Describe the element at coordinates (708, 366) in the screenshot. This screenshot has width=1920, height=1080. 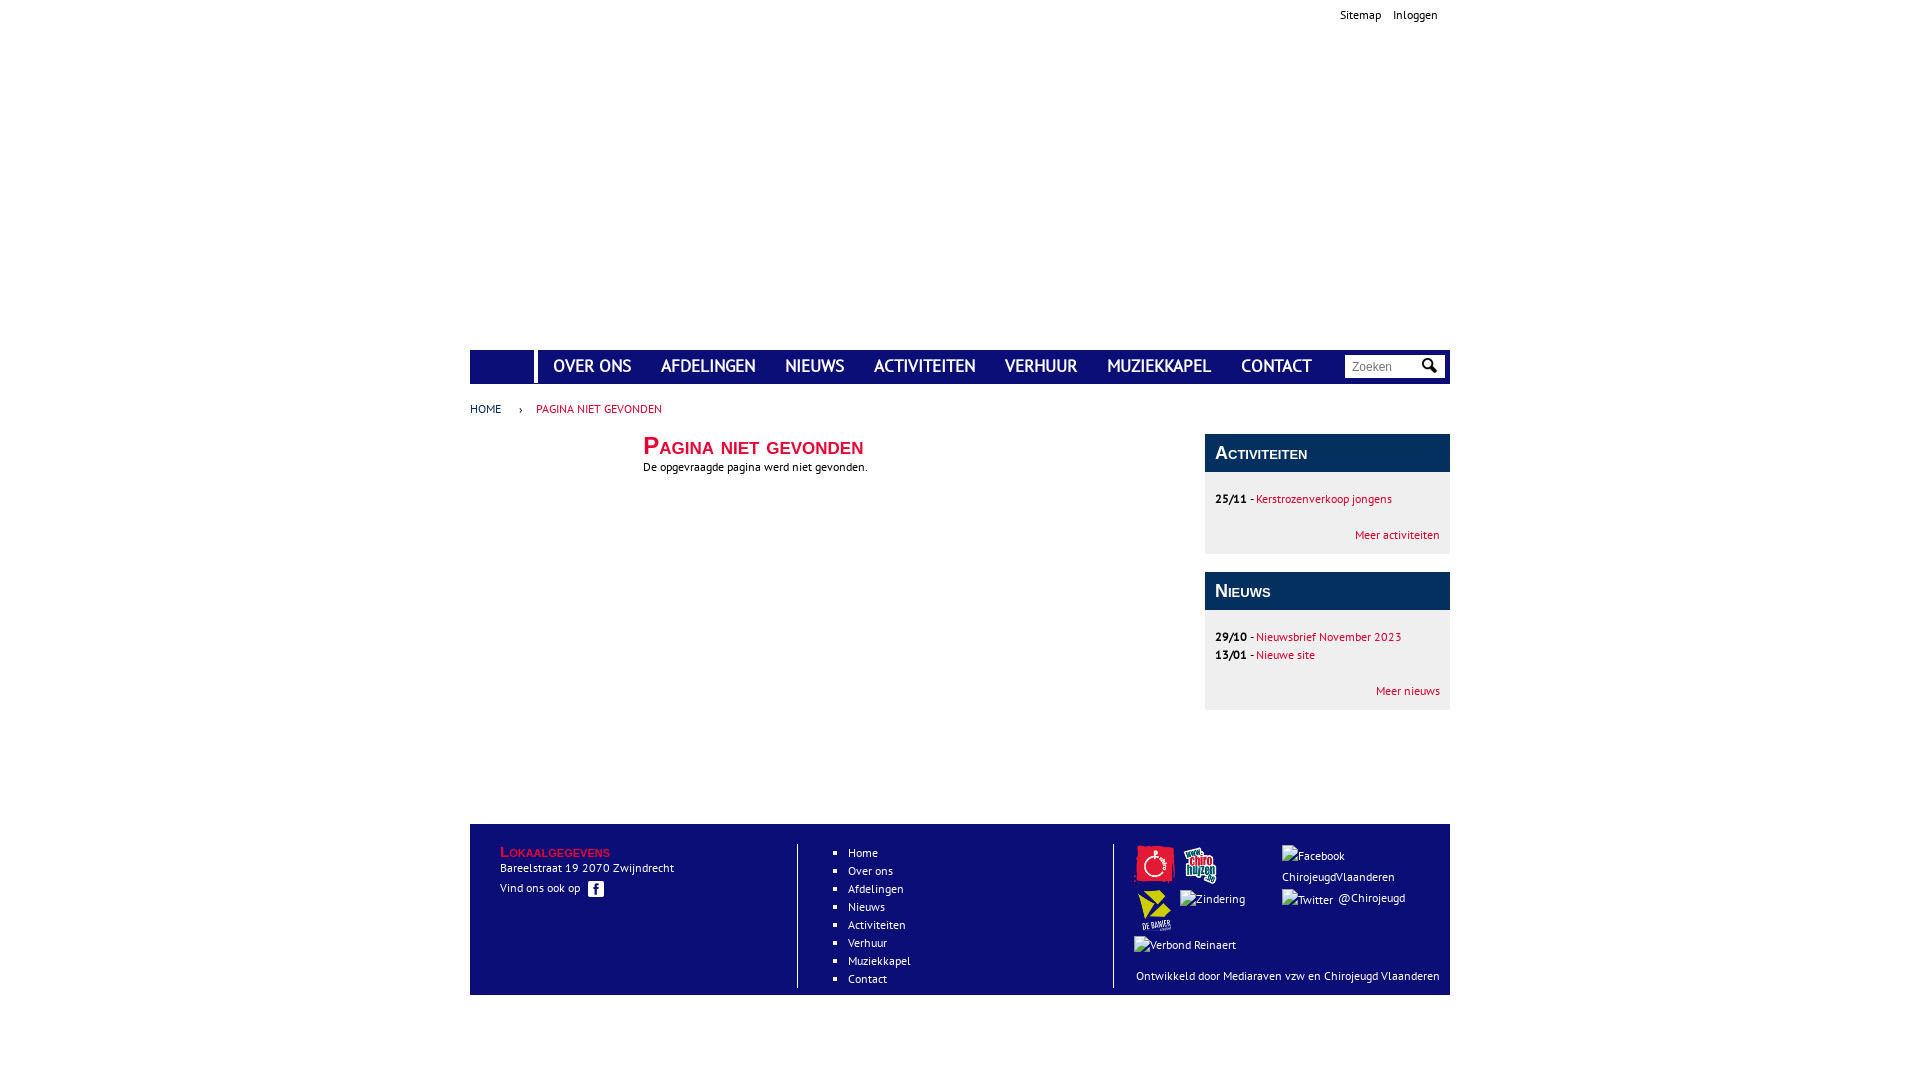
I see `'AFDELINGEN'` at that location.